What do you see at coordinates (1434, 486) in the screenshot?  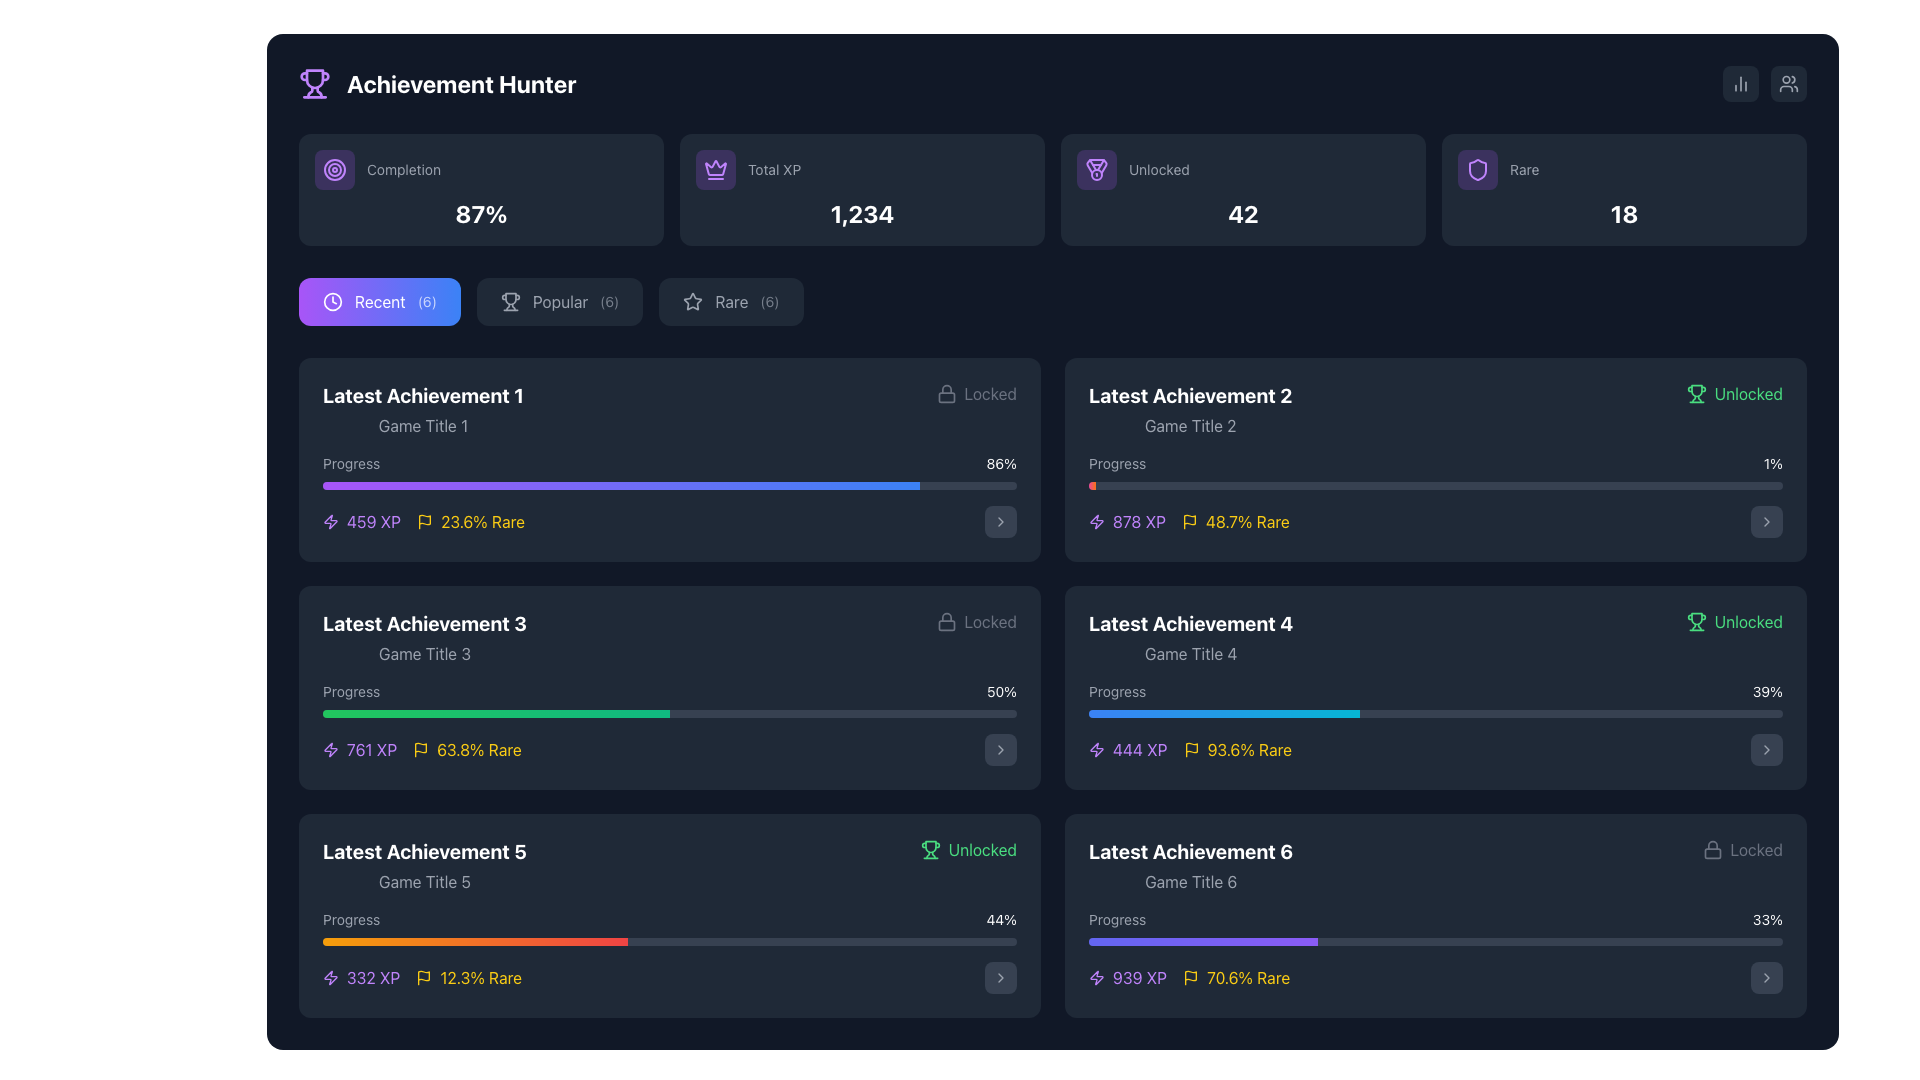 I see `the progress bar located in the 'Latest Achievement 2' section, beneath the 'Progress' label and '1%' numerical label, within the second row of the achievements list` at bounding box center [1434, 486].